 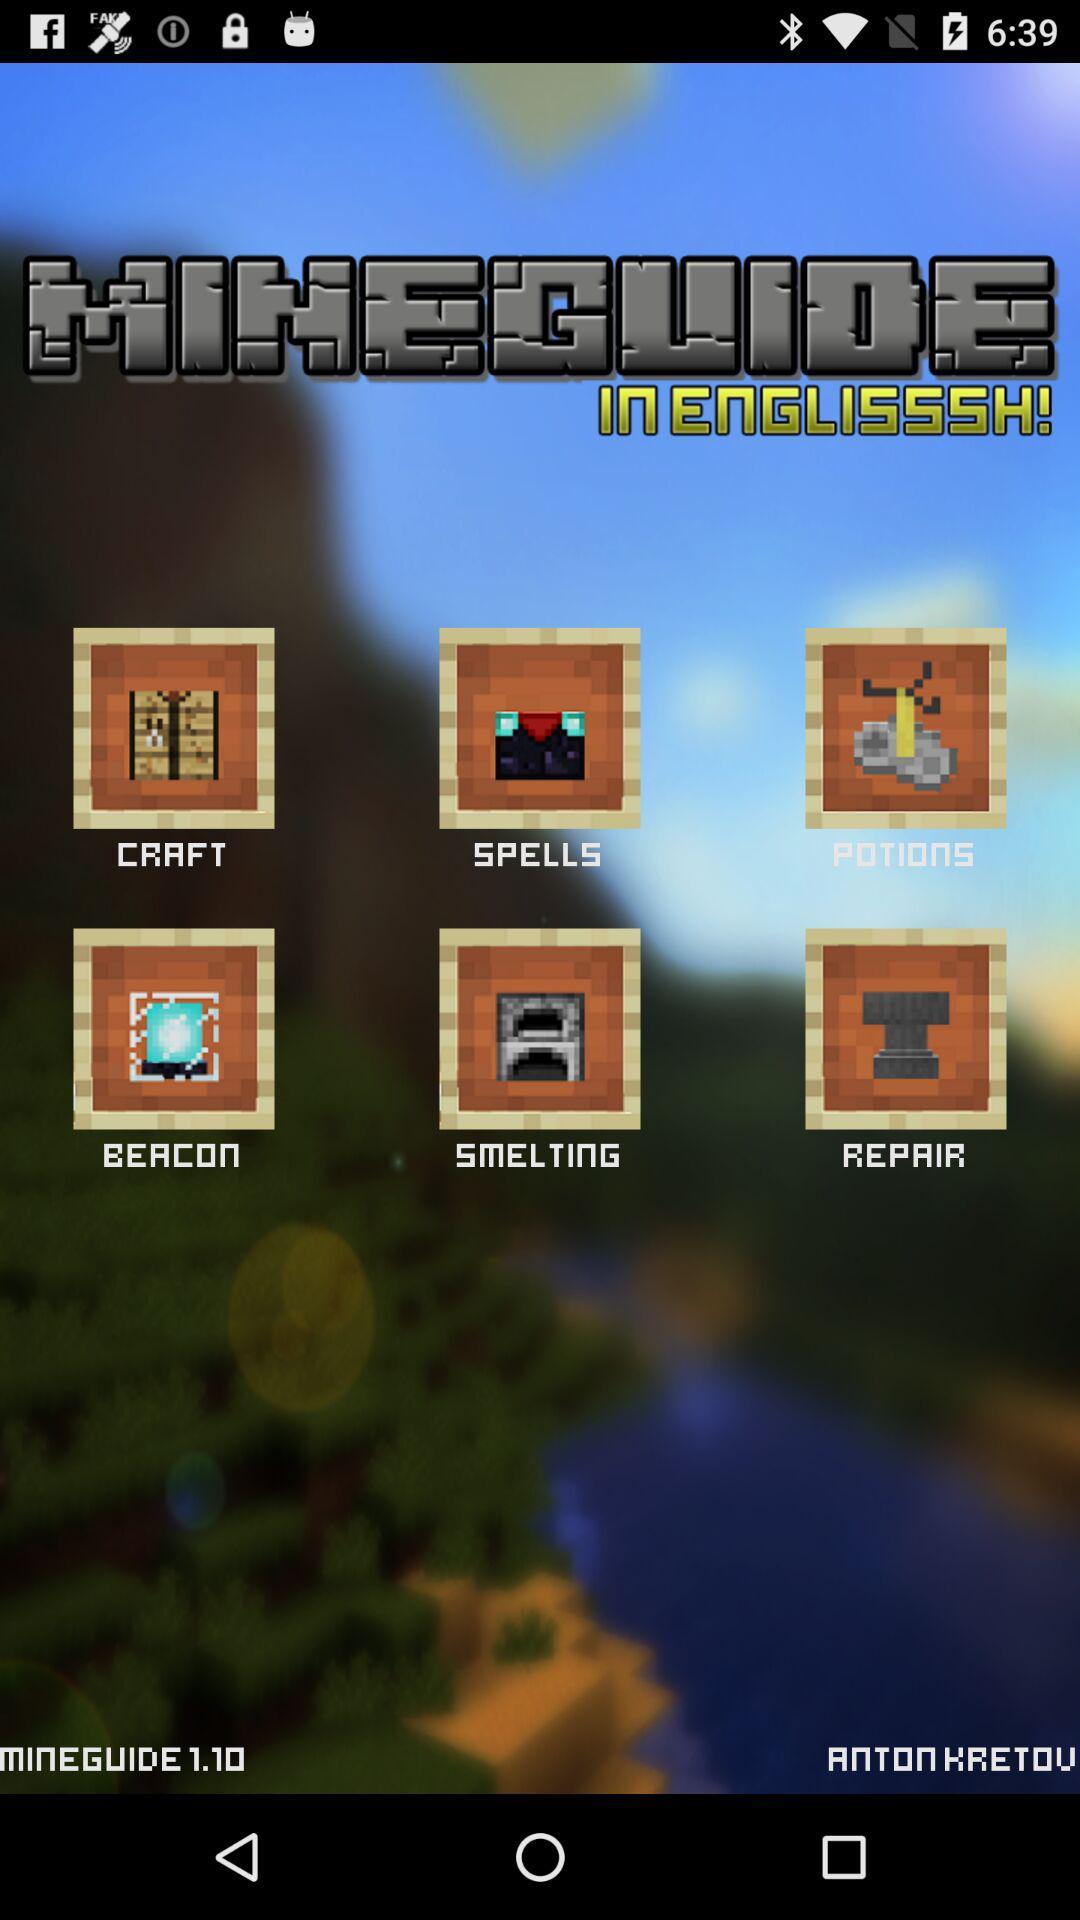 I want to click on the date_range icon, so click(x=172, y=778).